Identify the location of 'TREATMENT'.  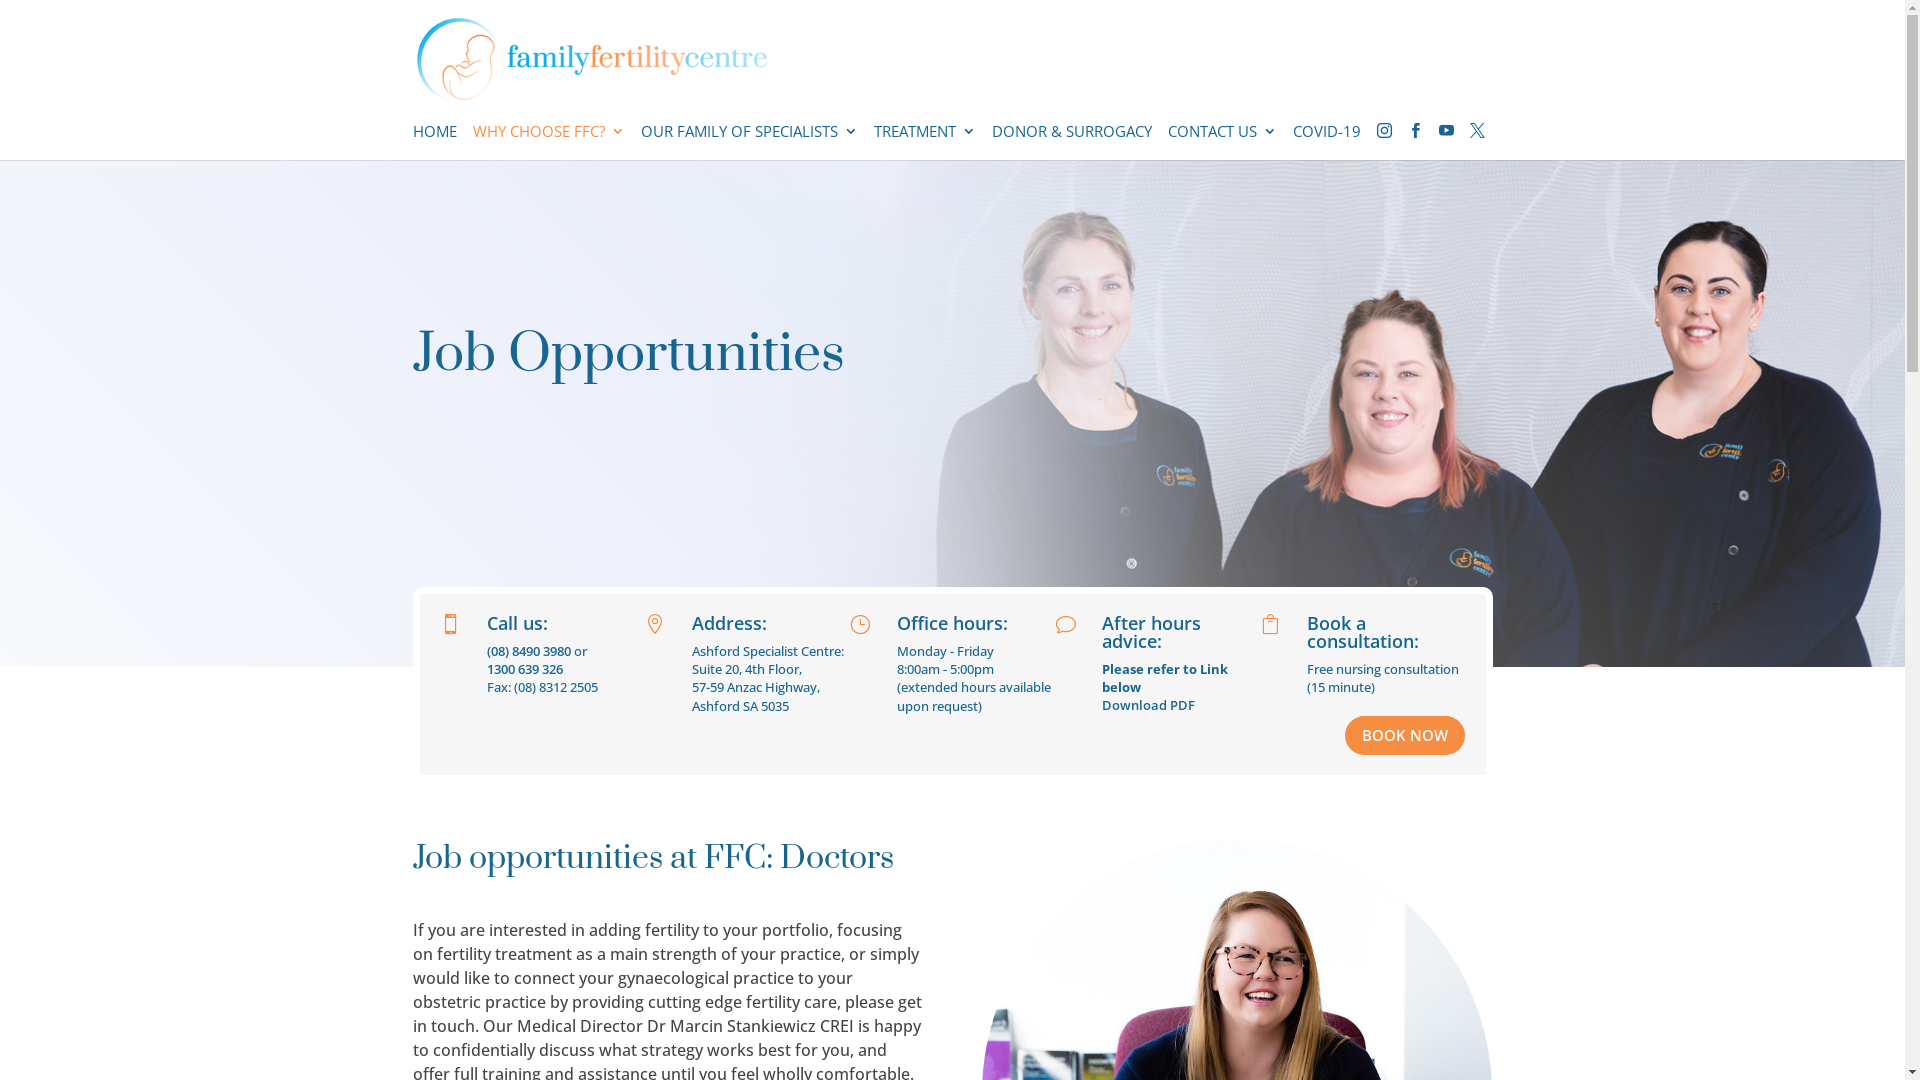
(924, 141).